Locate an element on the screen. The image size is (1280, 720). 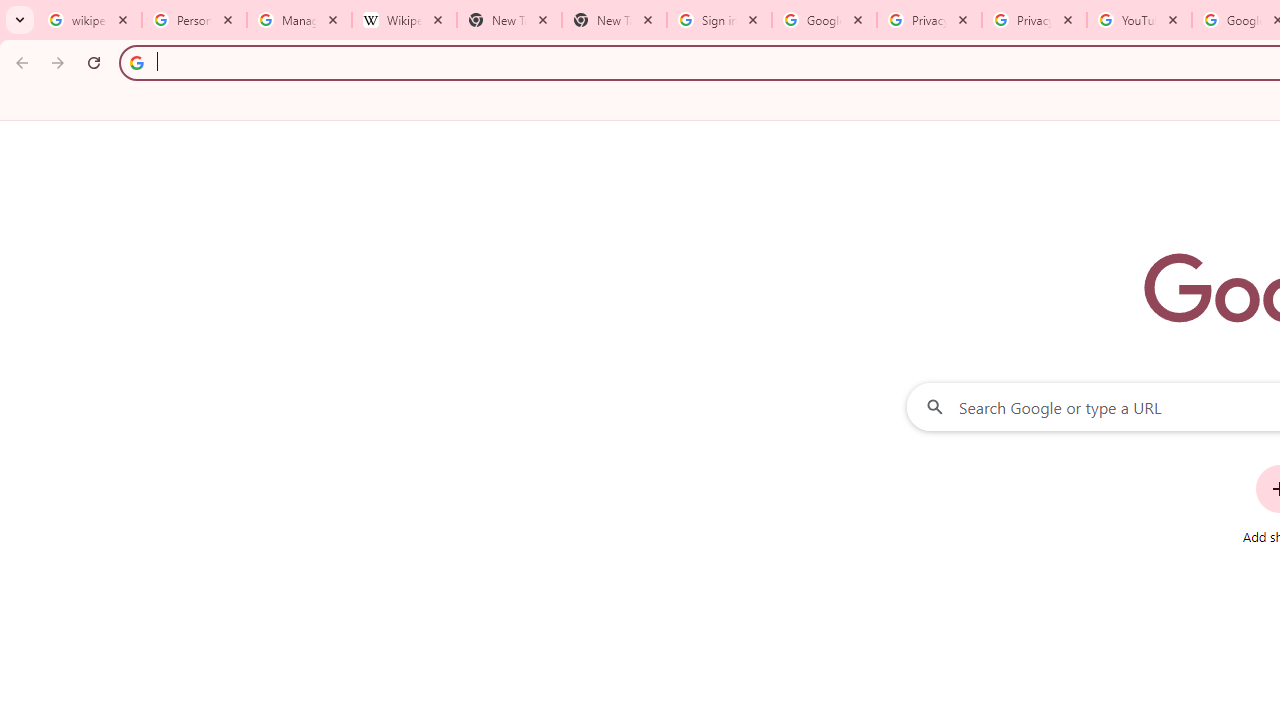
'YouTube' is located at coordinates (1139, 20).